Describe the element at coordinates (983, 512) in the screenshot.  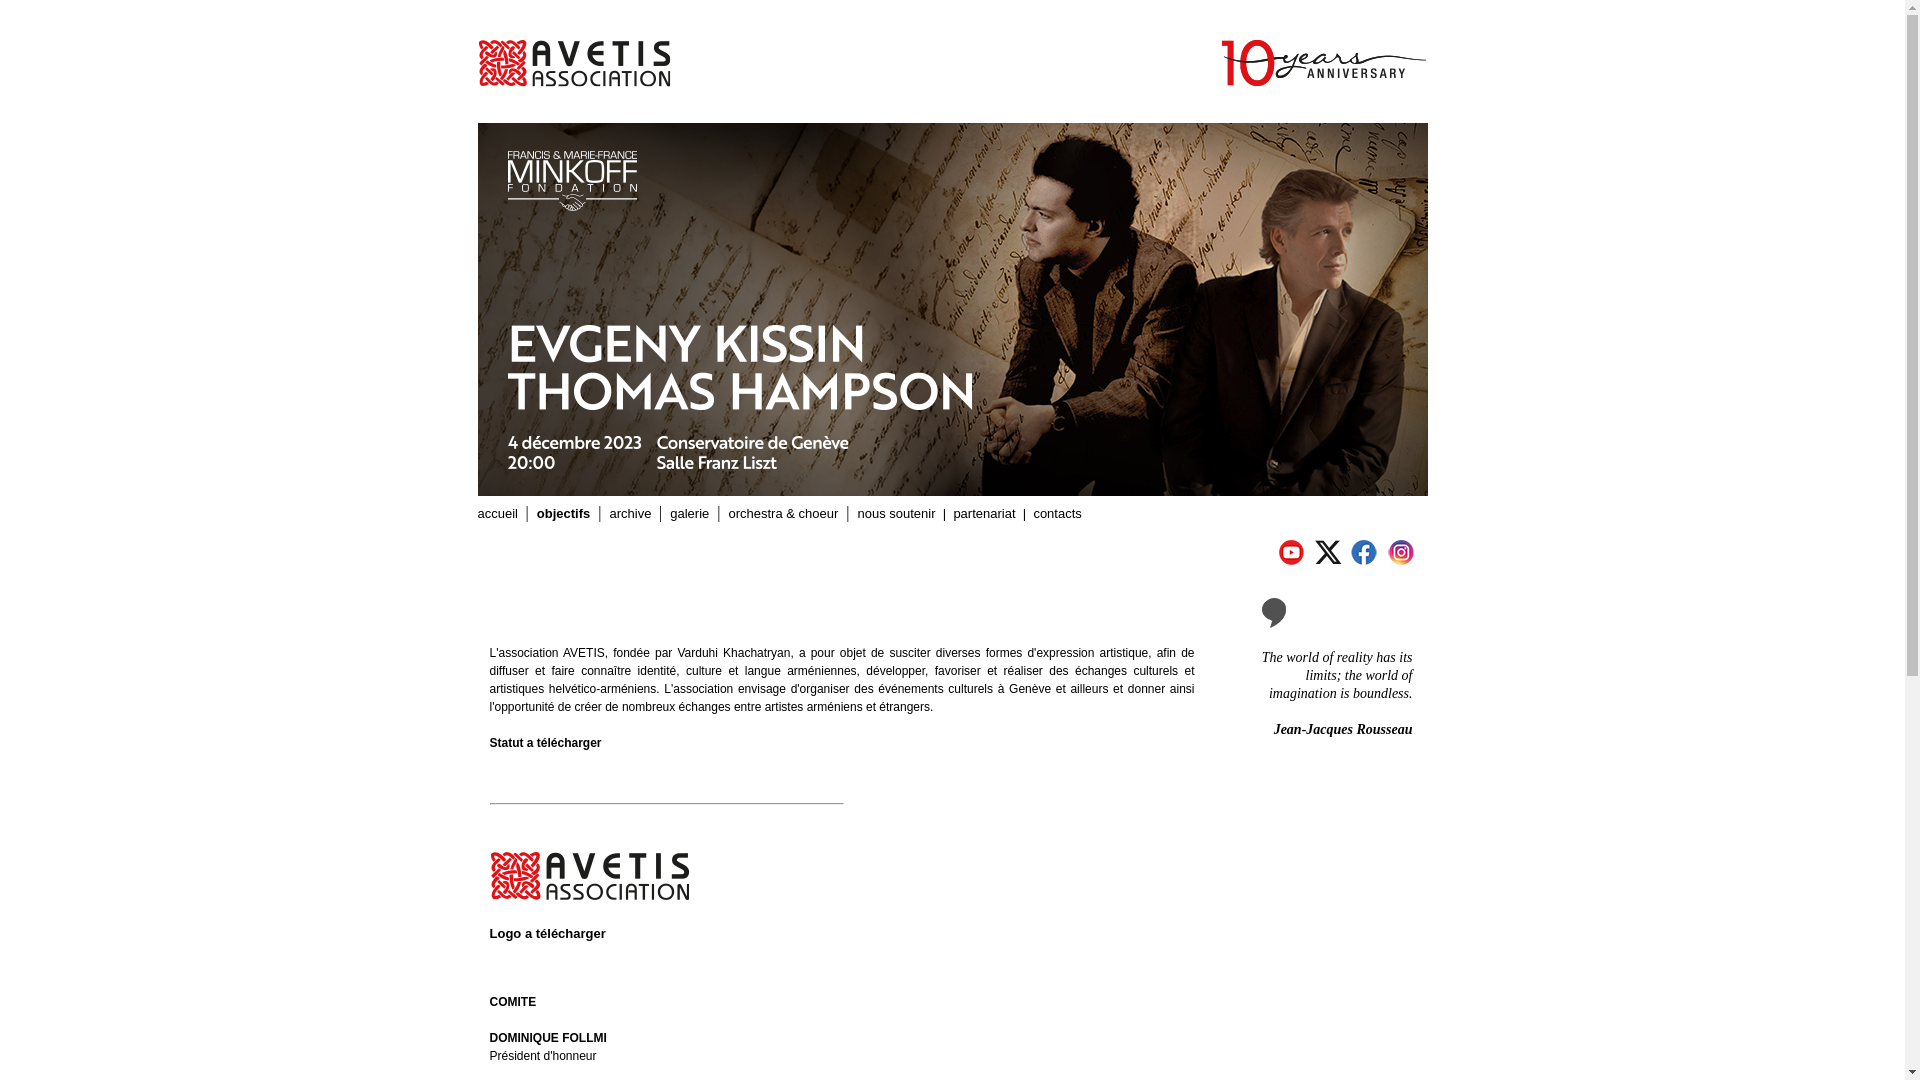
I see `'partenariat'` at that location.